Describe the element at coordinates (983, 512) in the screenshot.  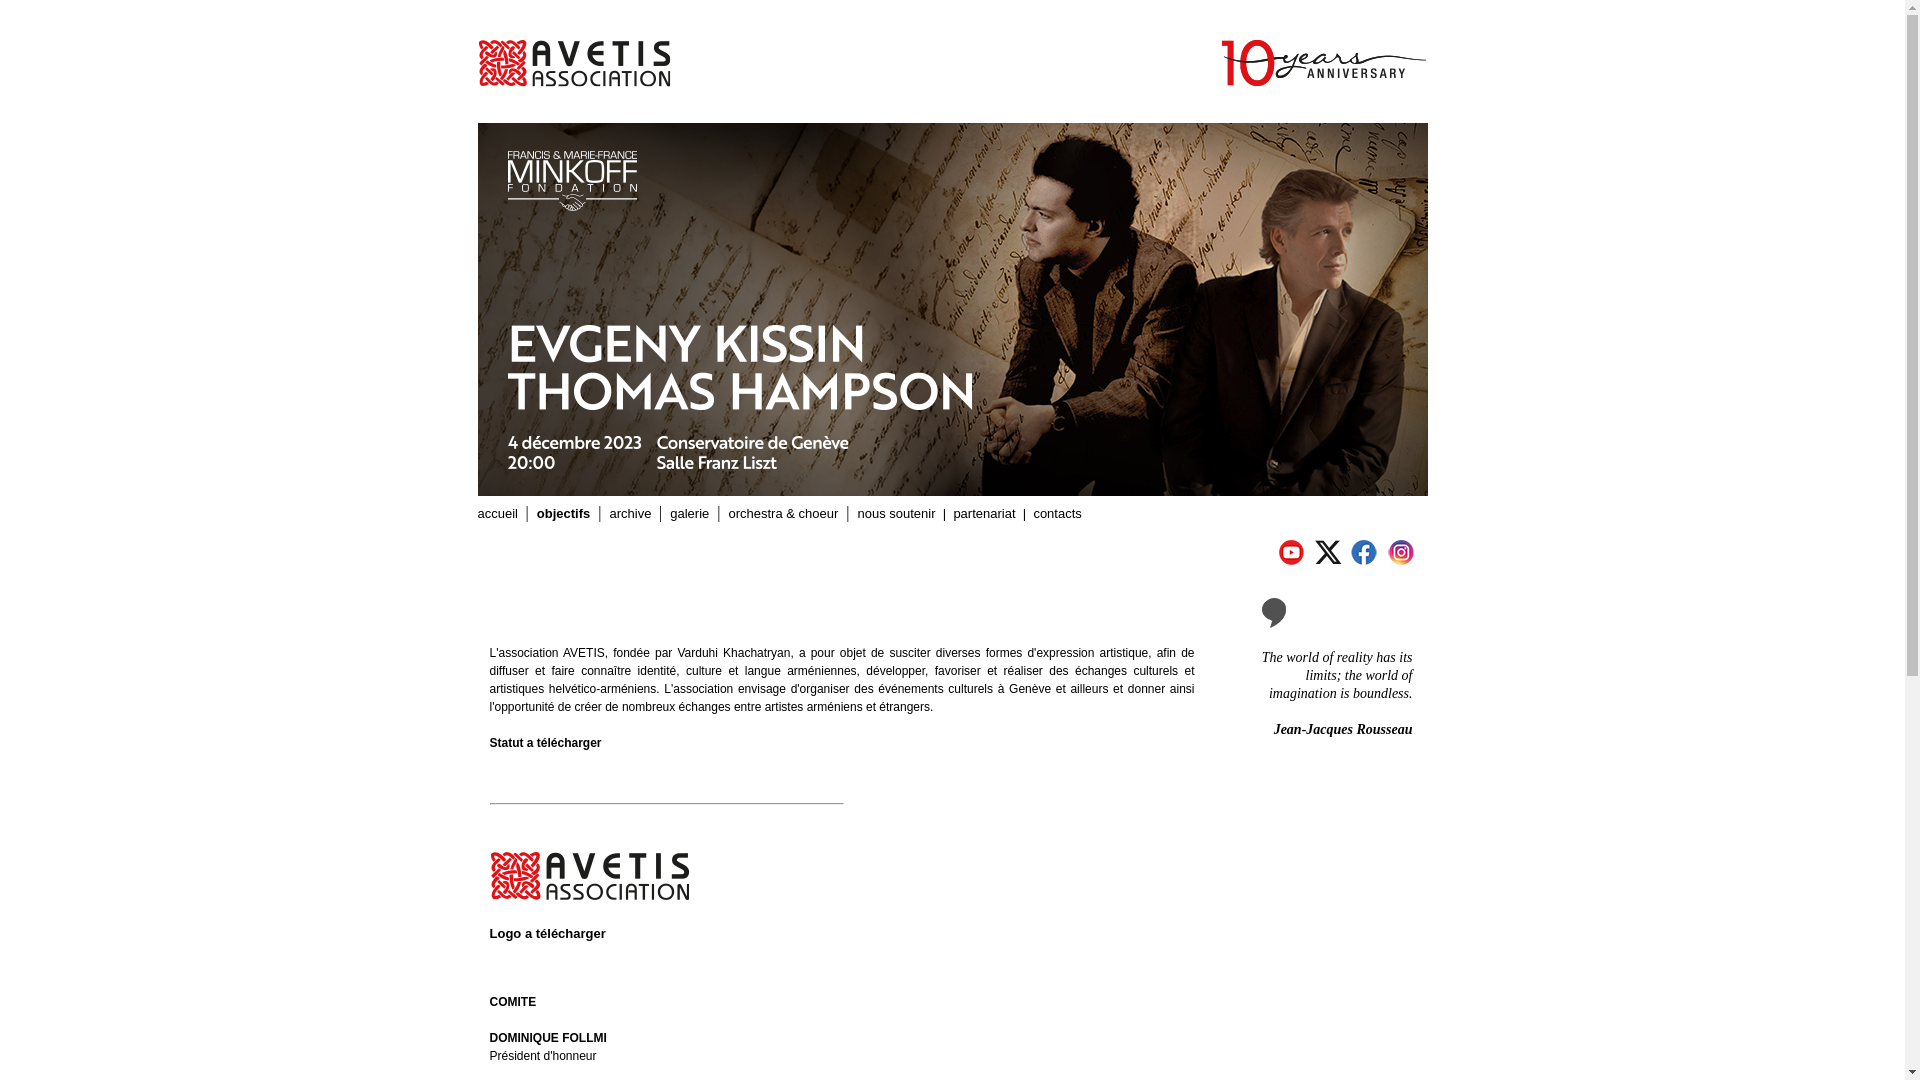
I see `'partenariat'` at that location.